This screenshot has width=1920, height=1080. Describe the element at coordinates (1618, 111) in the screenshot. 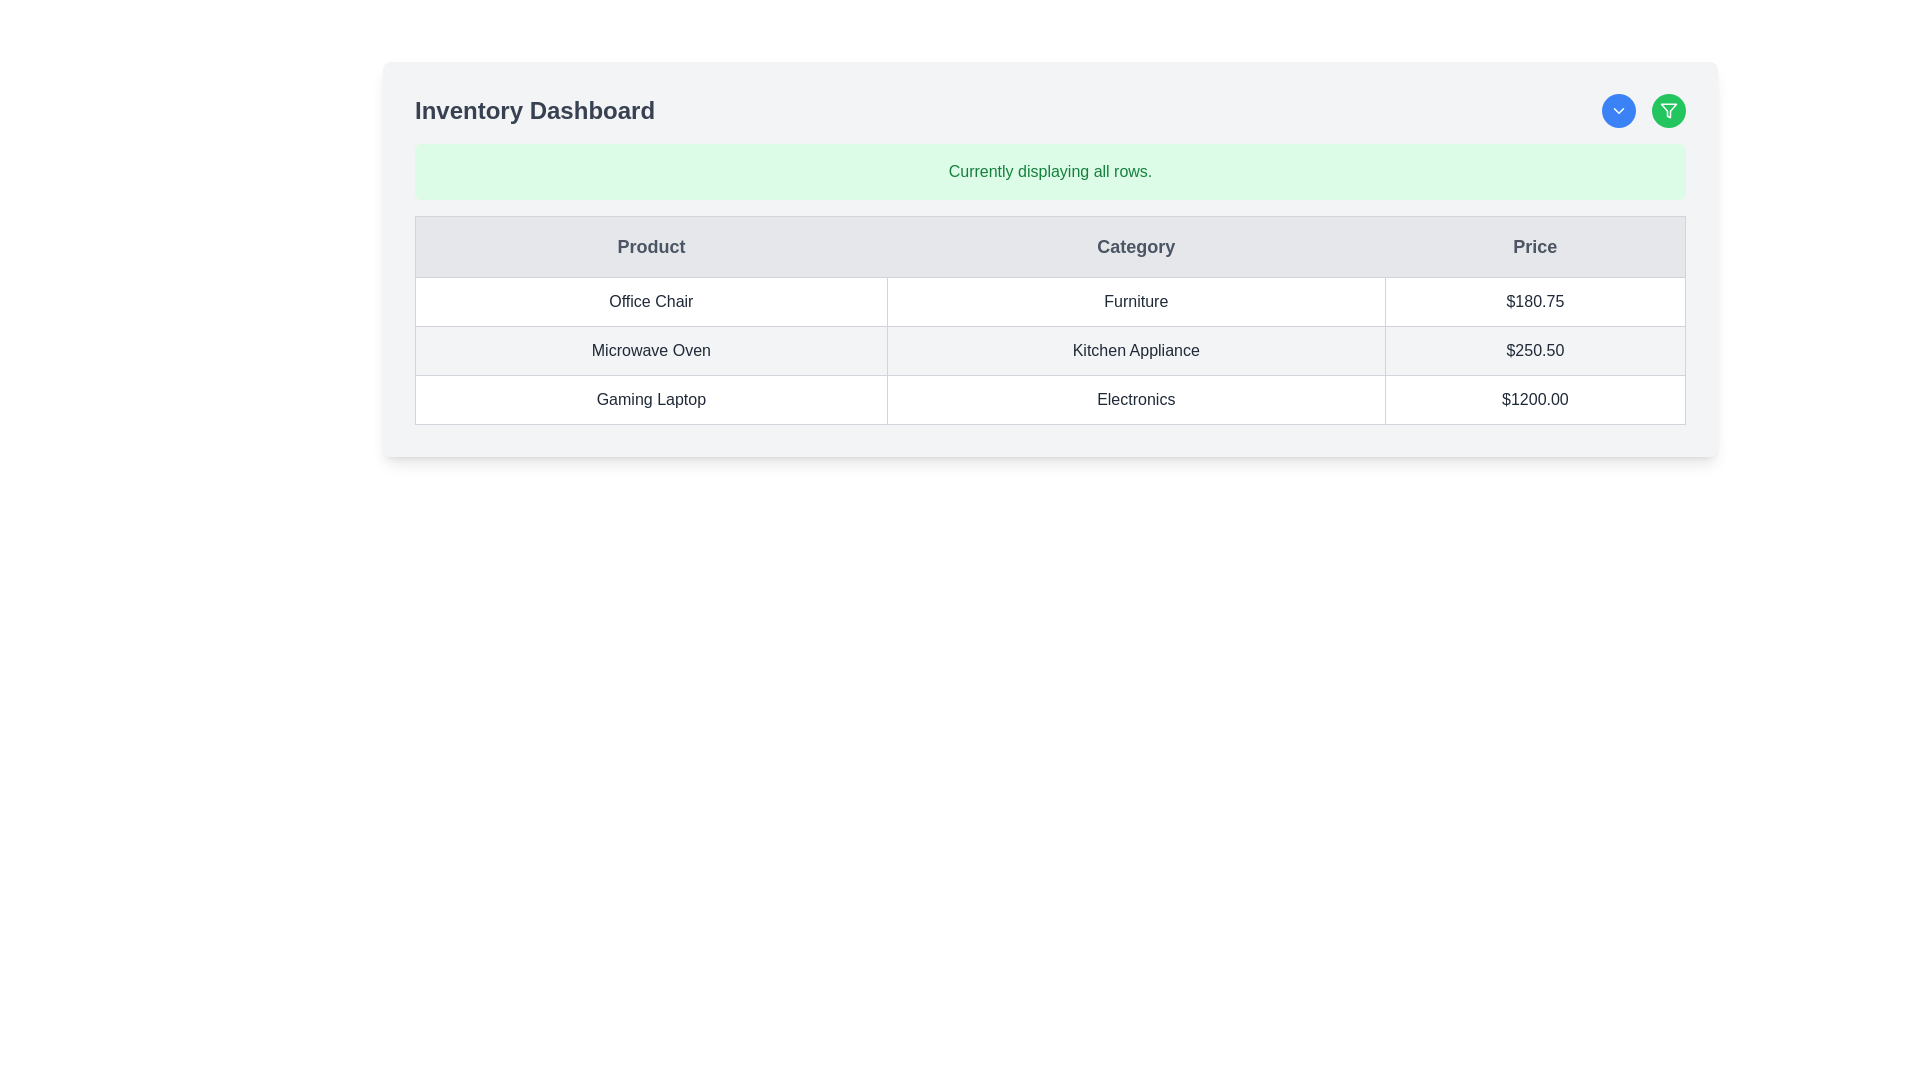

I see `the downward-facing chevron arrow icon located within the circular blue button in the top-right corner of the interface` at that location.